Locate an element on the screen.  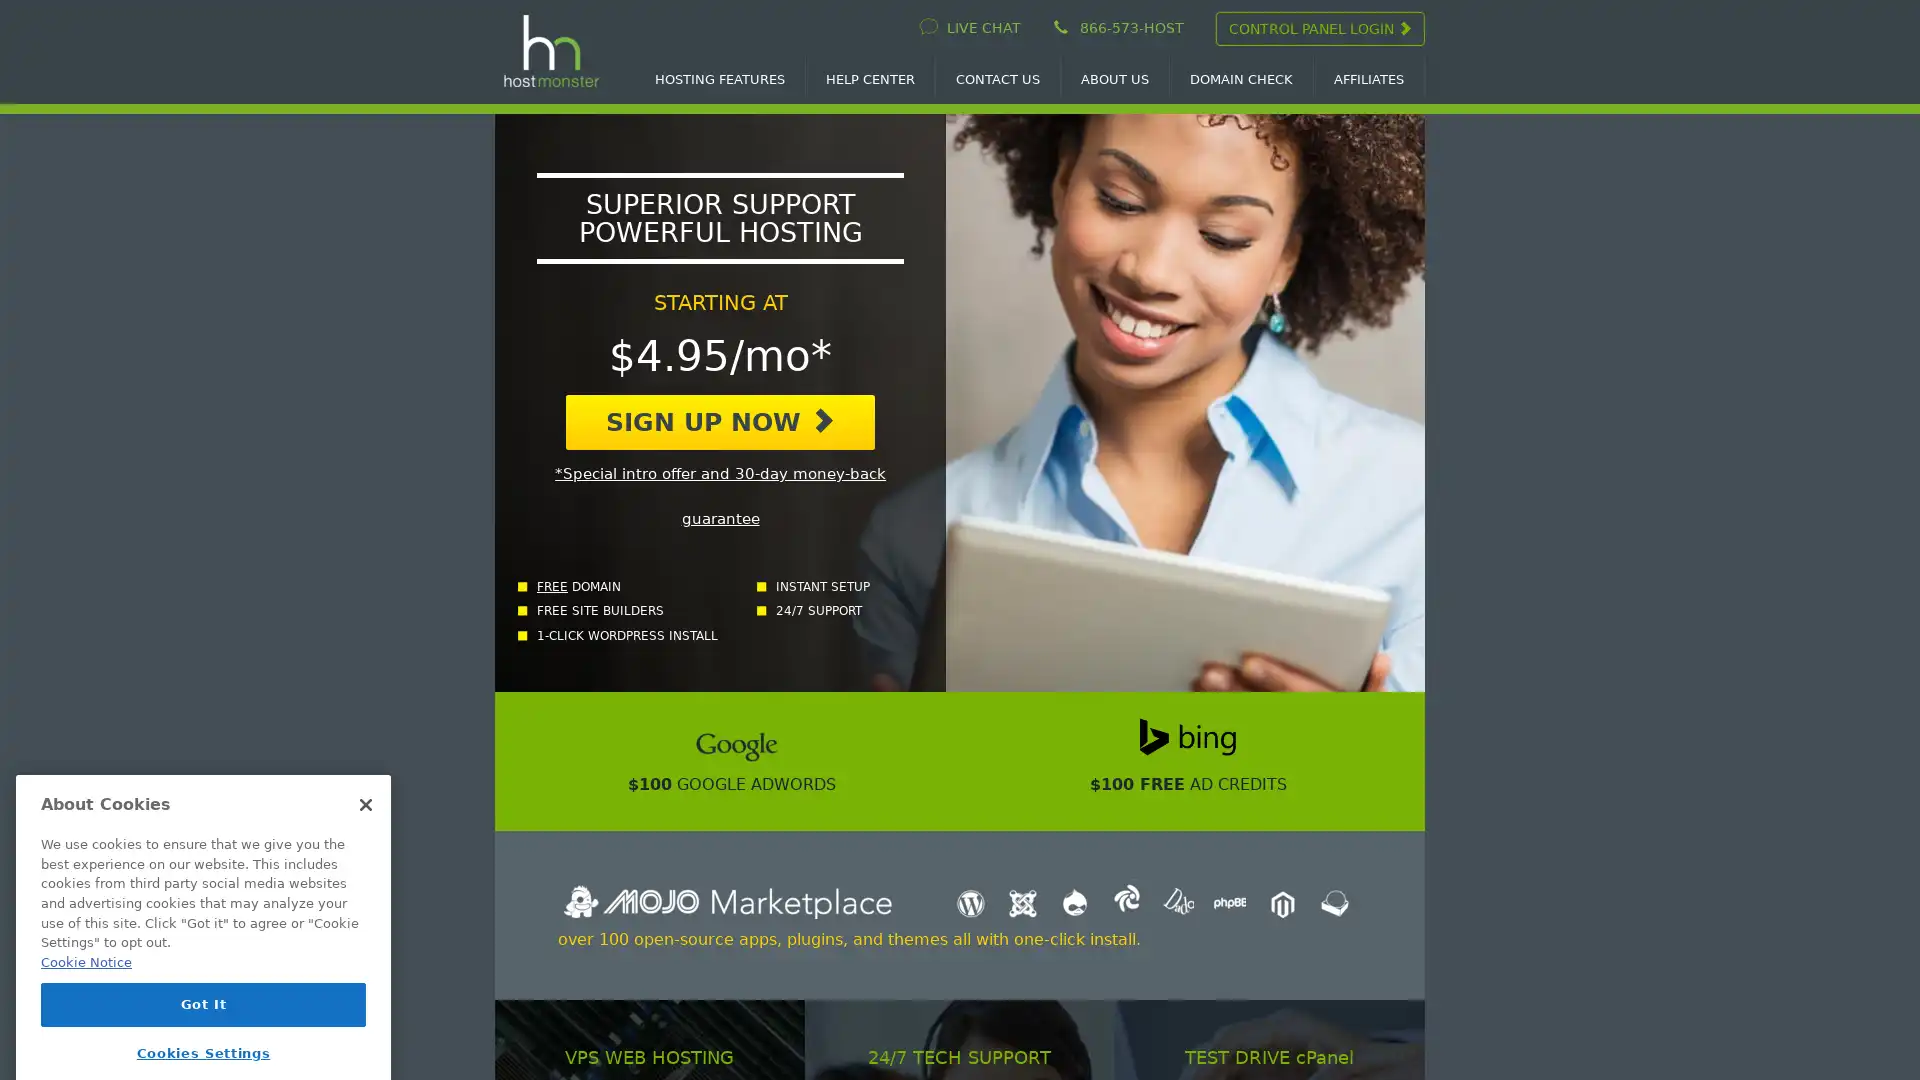
Close is located at coordinates (365, 763).